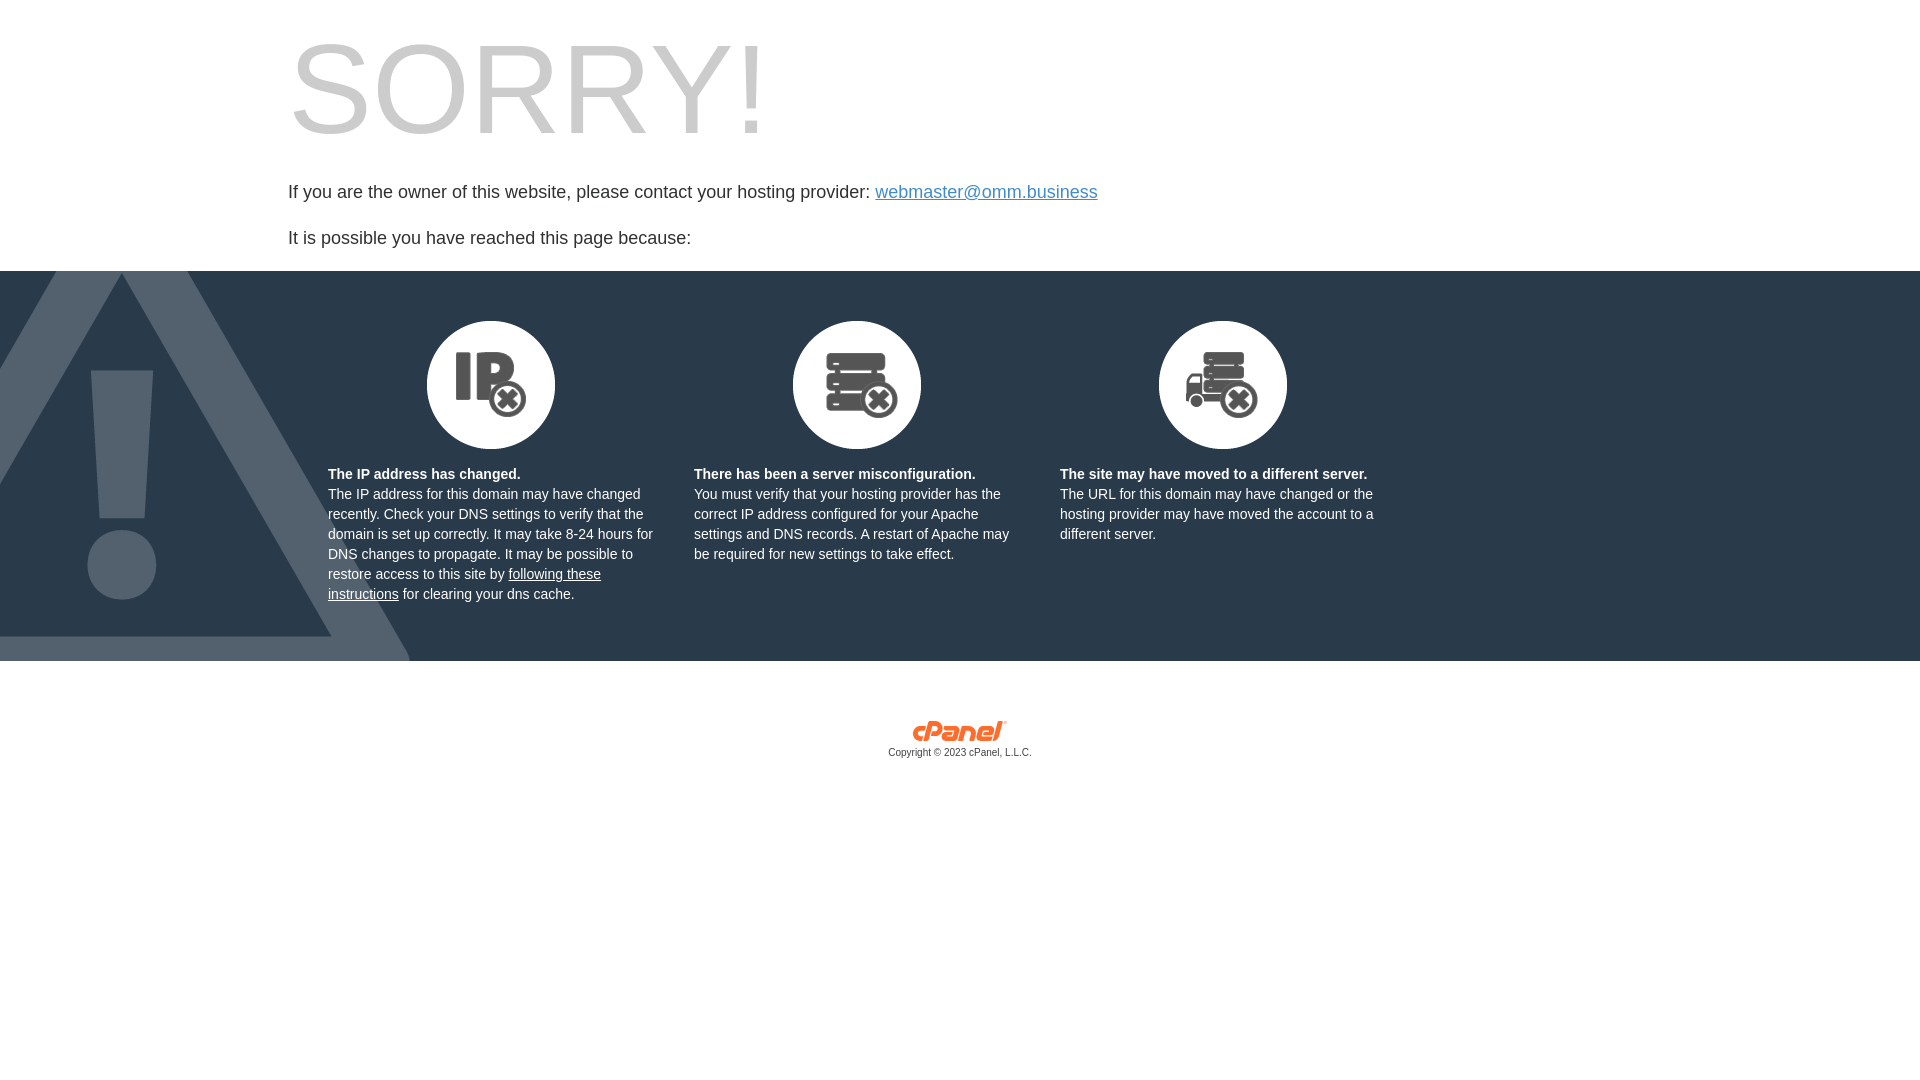  Describe the element at coordinates (985, 192) in the screenshot. I see `'webmaster@omm.business'` at that location.